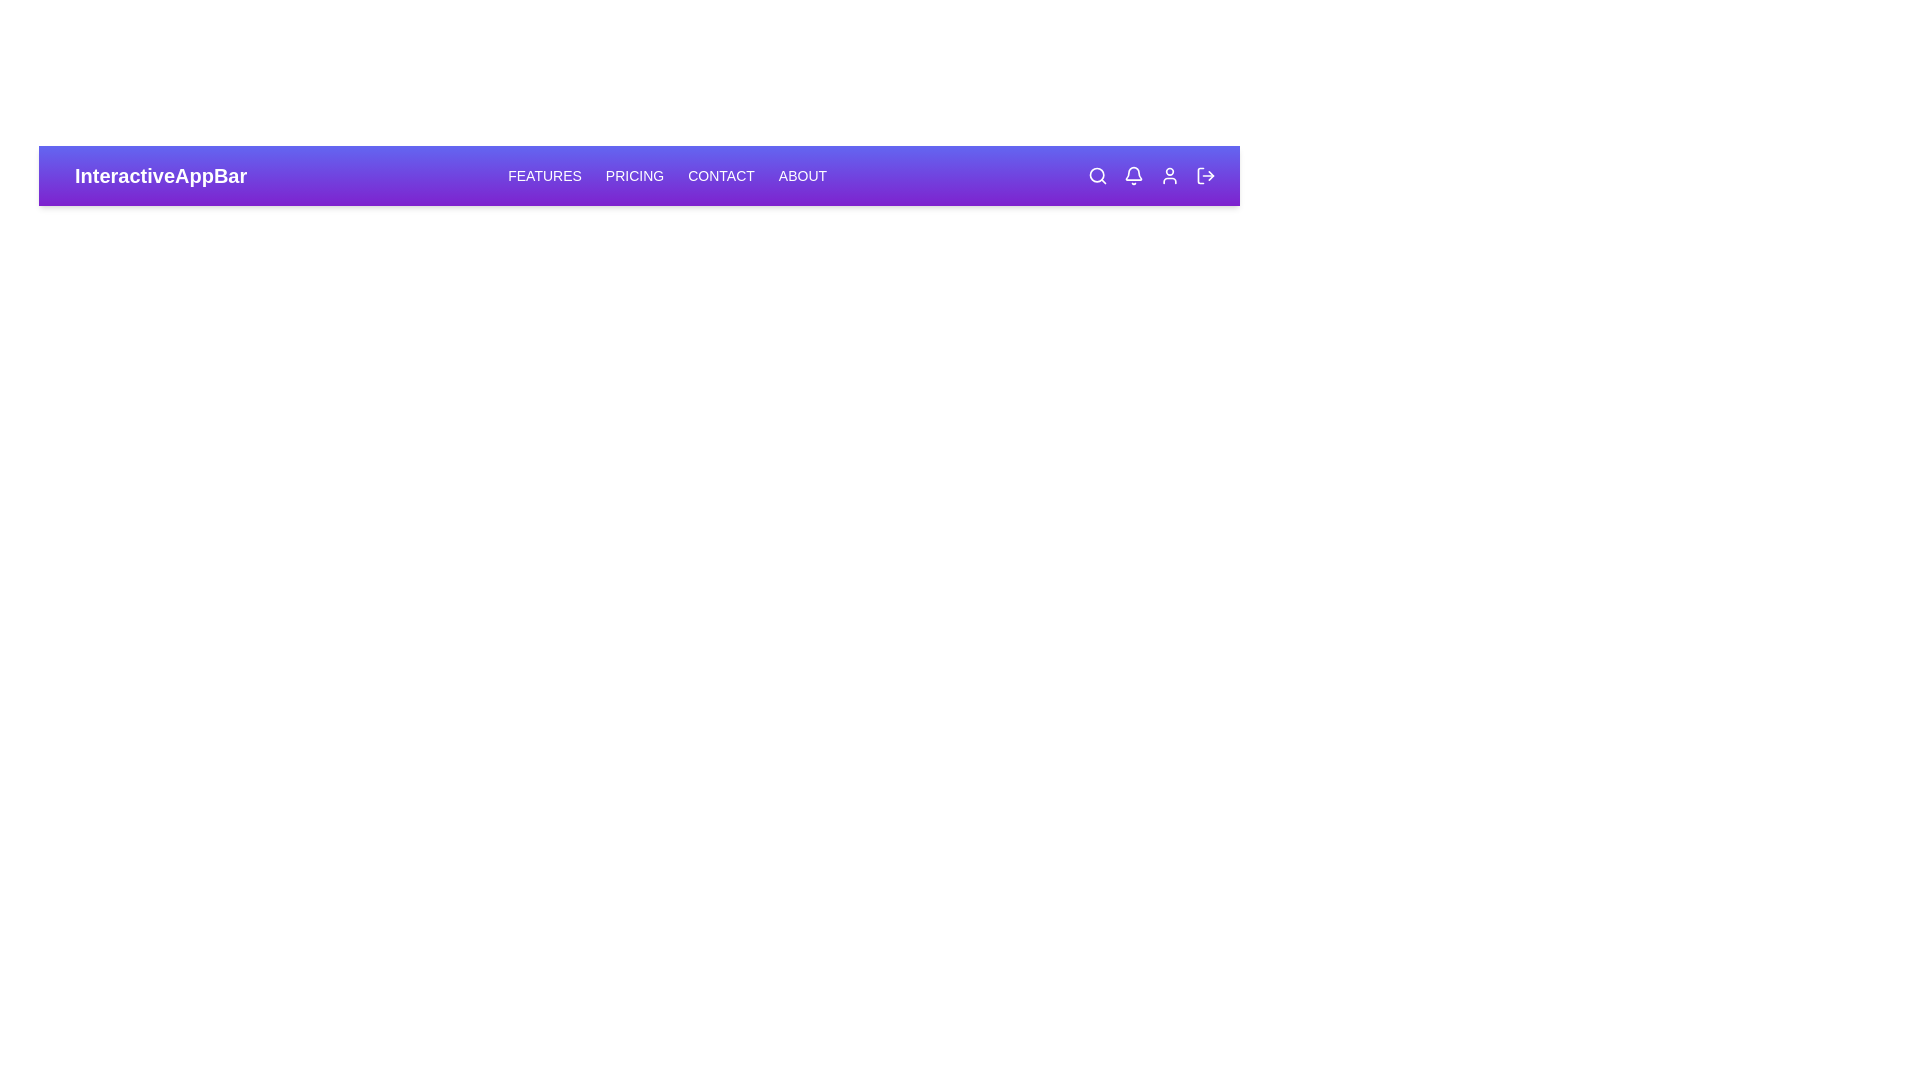 This screenshot has width=1920, height=1080. I want to click on the navigation link Features to see the hover effect, so click(545, 175).